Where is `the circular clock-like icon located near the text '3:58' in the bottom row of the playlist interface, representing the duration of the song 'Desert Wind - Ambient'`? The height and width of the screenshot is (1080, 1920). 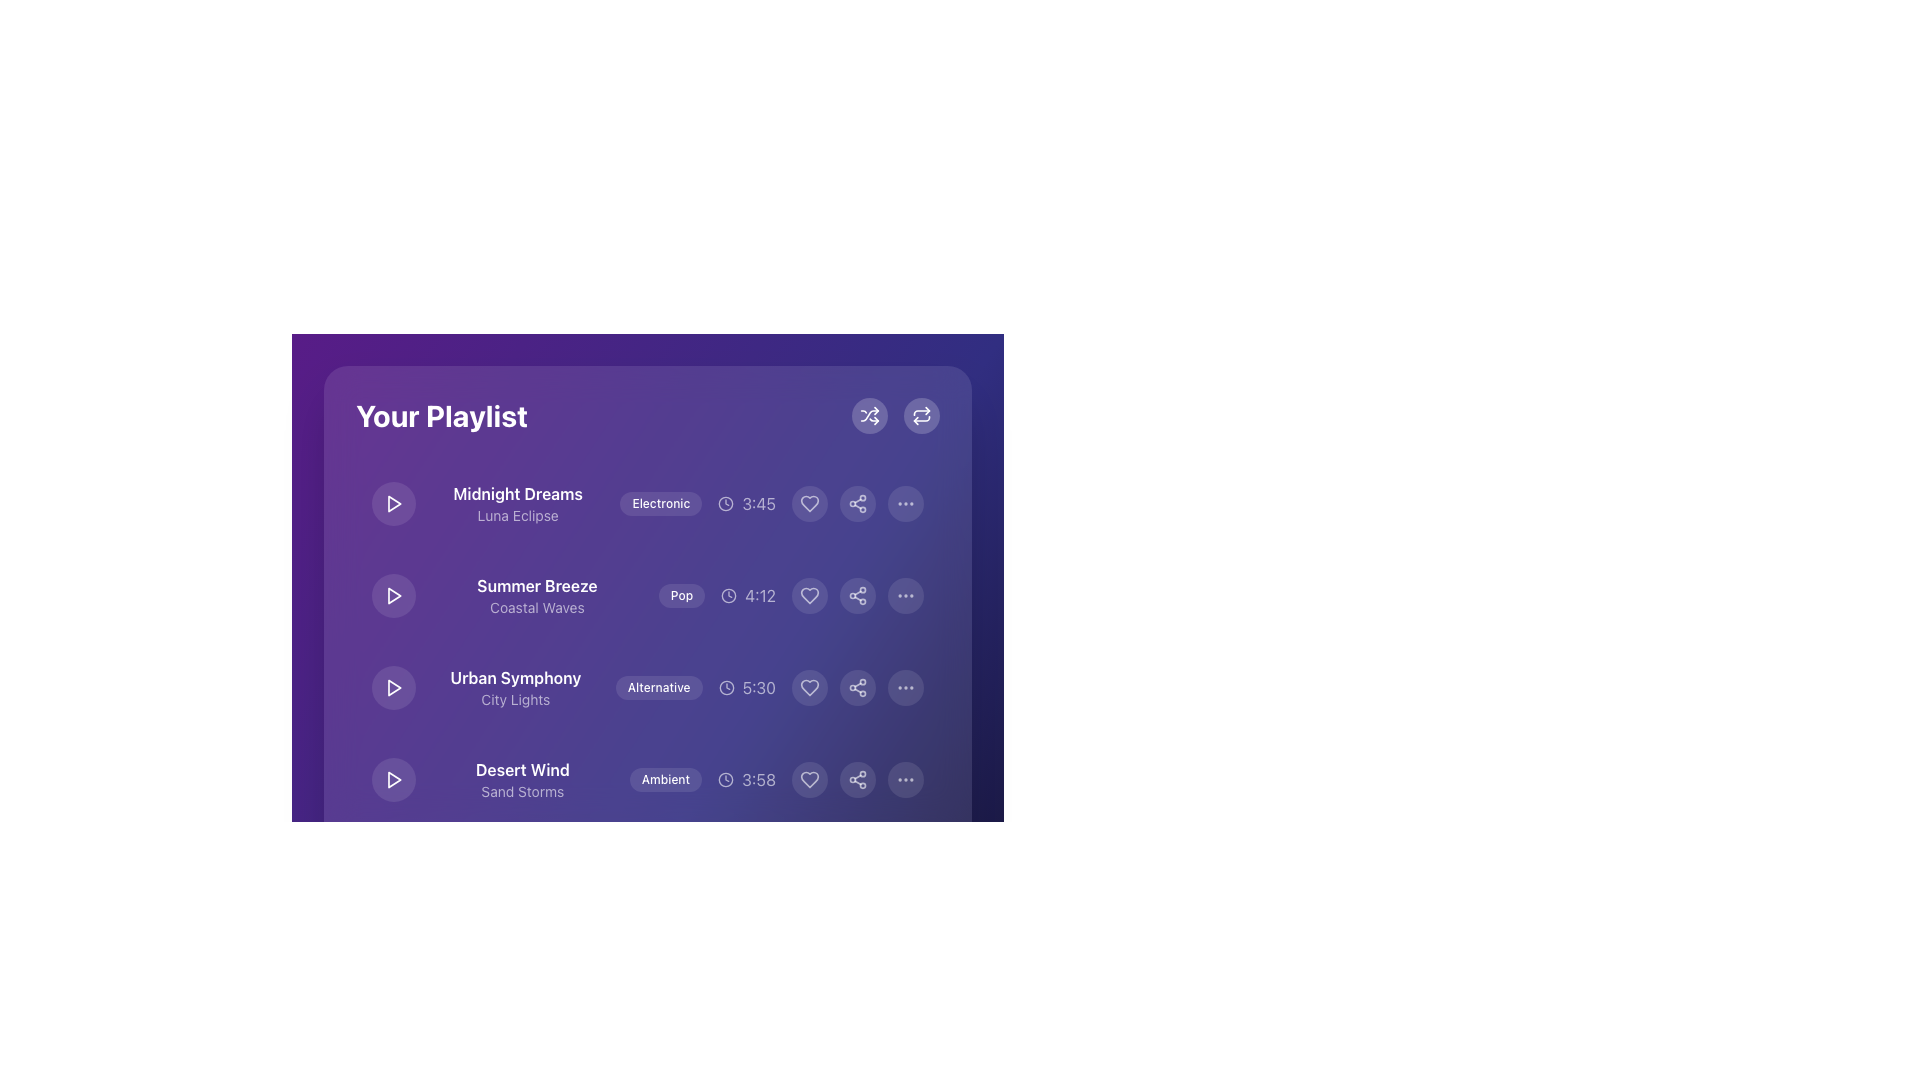 the circular clock-like icon located near the text '3:58' in the bottom row of the playlist interface, representing the duration of the song 'Desert Wind - Ambient' is located at coordinates (725, 778).